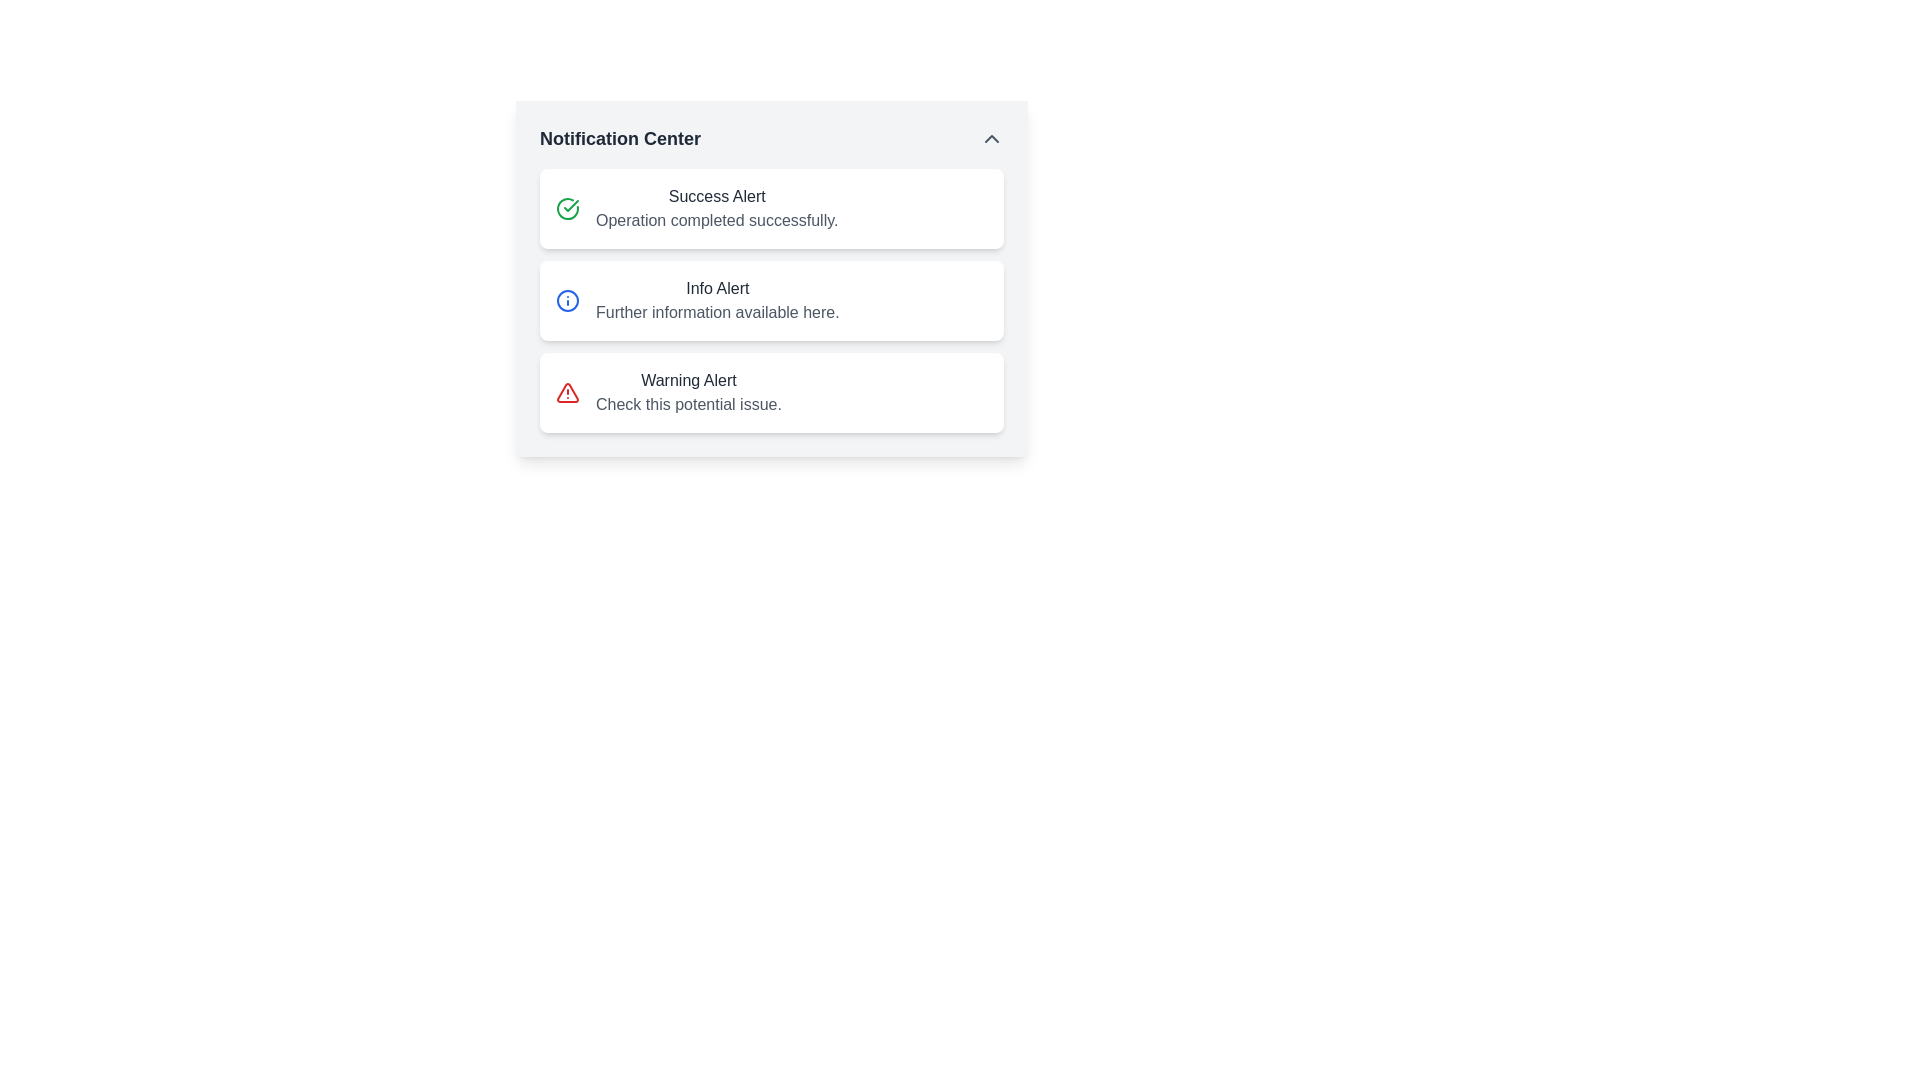 This screenshot has width=1920, height=1080. I want to click on information displayed on the second Notification Card located in the Notification Center, positioned between the Success Alert card above and the Warning Alert card below, so click(771, 278).